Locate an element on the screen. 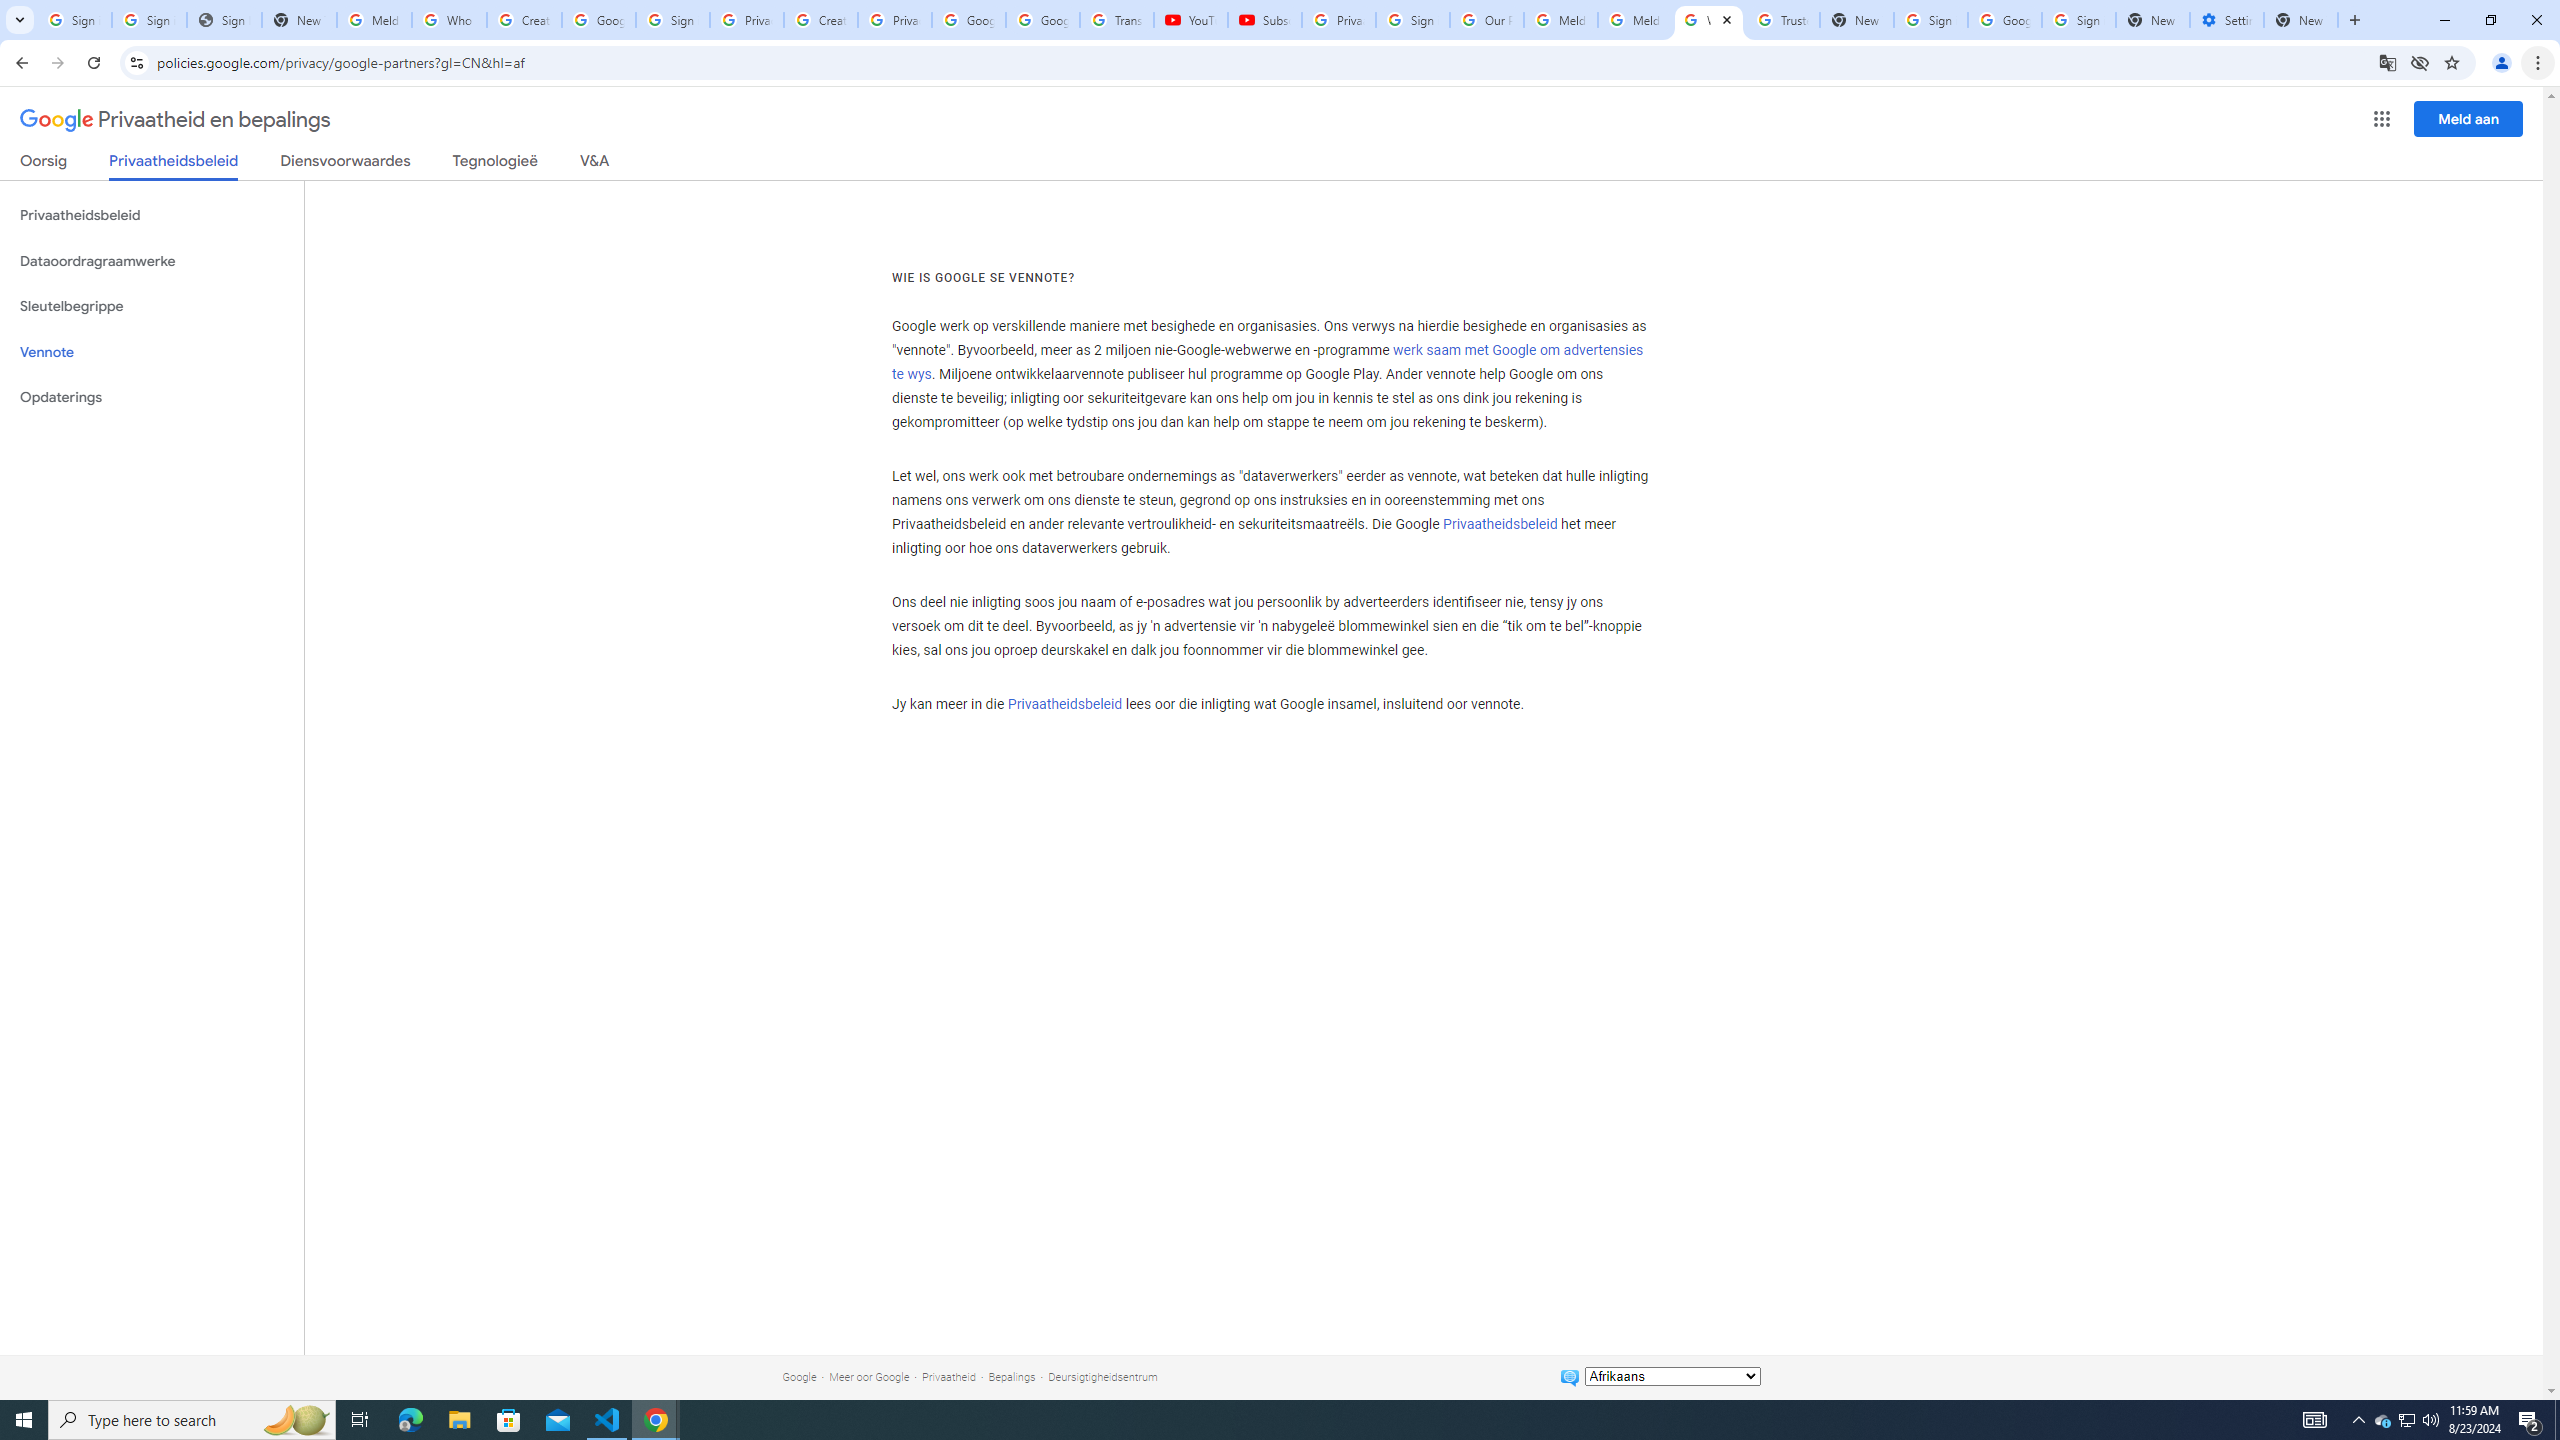  'Subscriptions - YouTube' is located at coordinates (1263, 19).